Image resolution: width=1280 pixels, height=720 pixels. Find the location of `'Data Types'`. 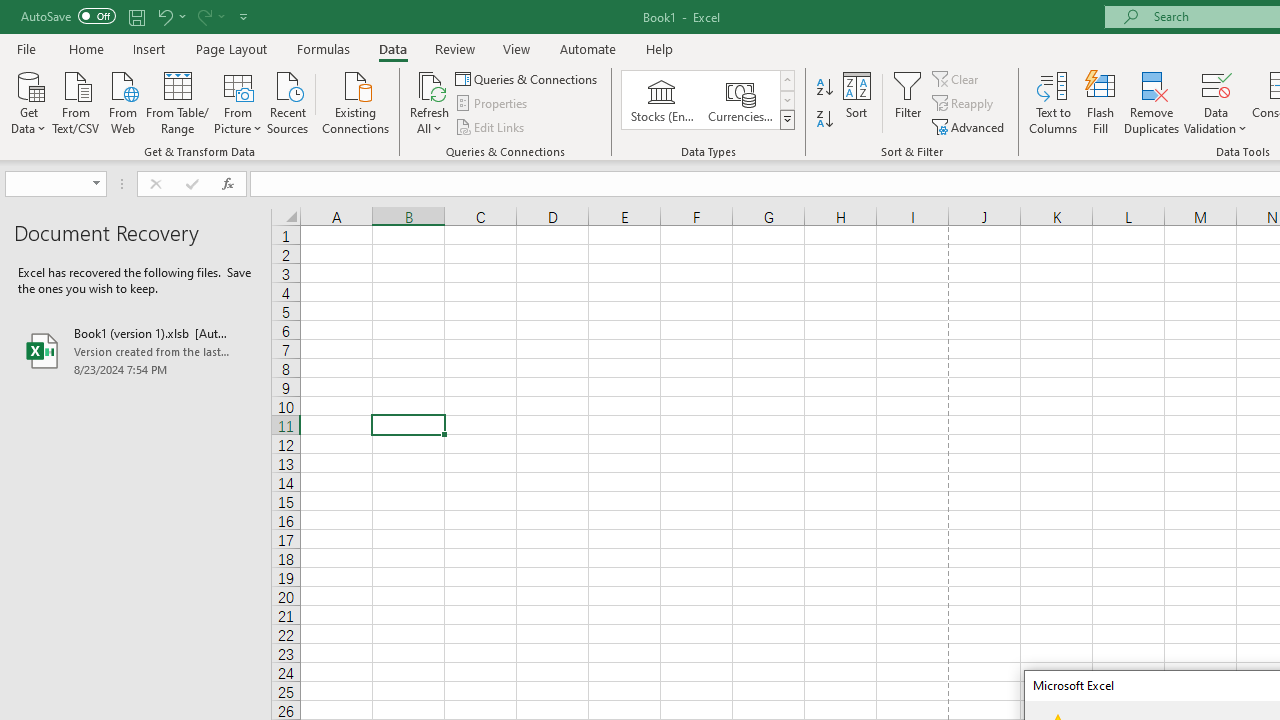

'Data Types' is located at coordinates (786, 120).